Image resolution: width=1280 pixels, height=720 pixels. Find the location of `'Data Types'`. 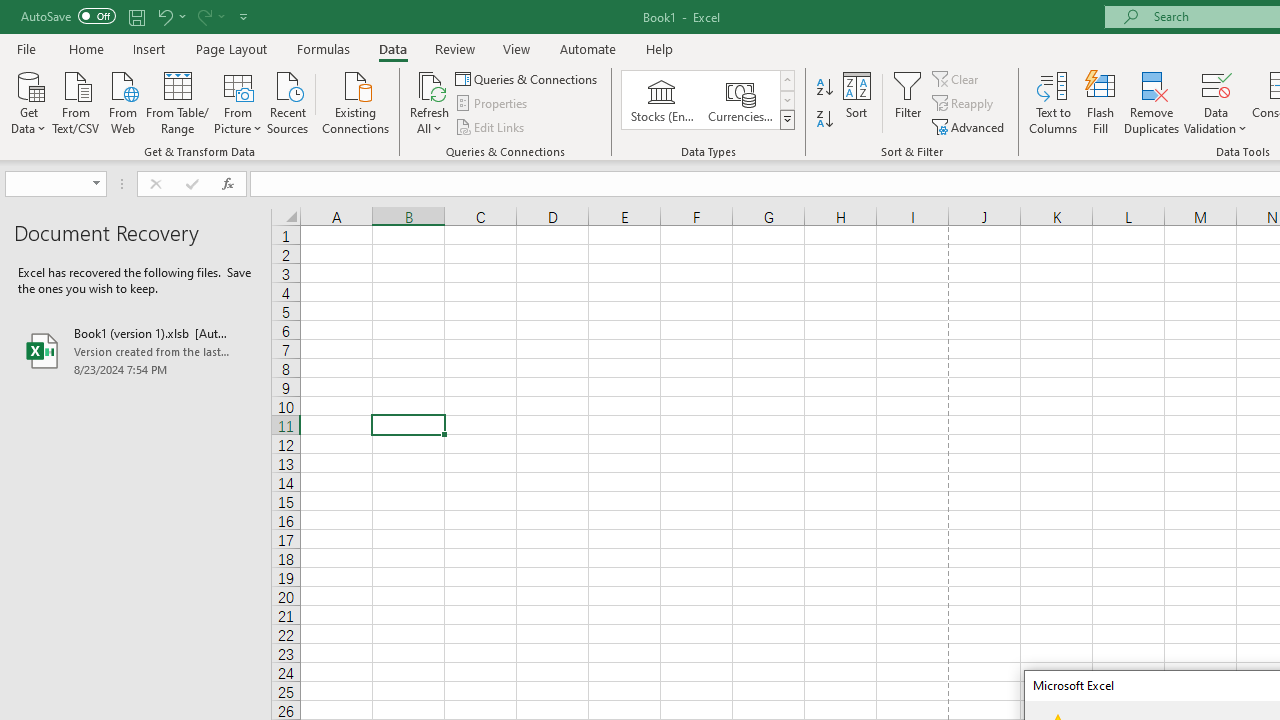

'Data Types' is located at coordinates (786, 120).